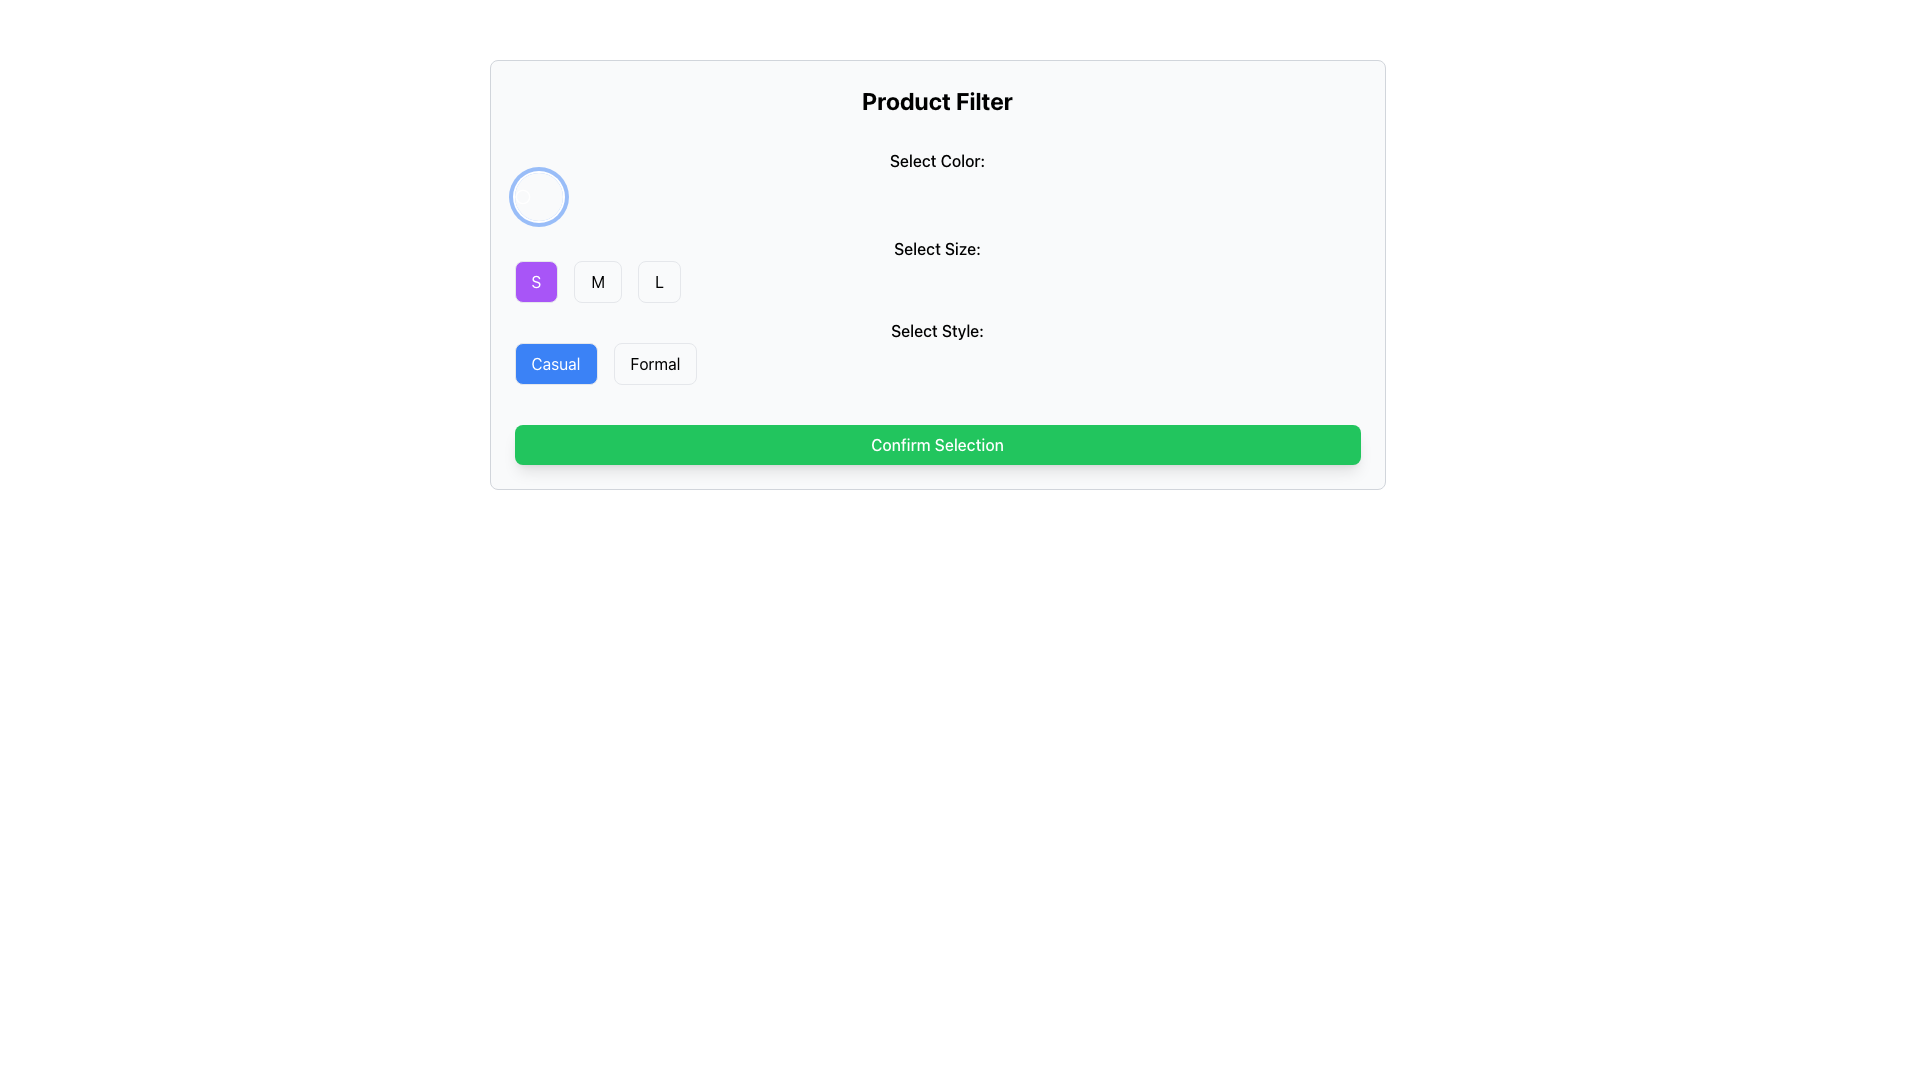 The height and width of the screenshot is (1080, 1920). Describe the element at coordinates (936, 443) in the screenshot. I see `the 'Confirm Selection' button, which is a green rectangular button with rounded corners located at the bottom of the 'Product Filter' layout` at that location.